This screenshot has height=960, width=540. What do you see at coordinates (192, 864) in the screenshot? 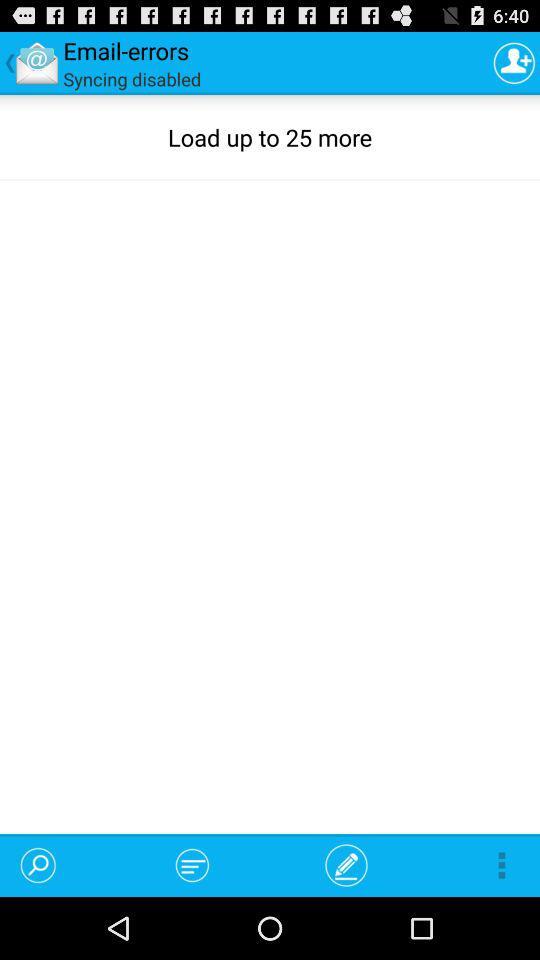
I see `item below the load up to` at bounding box center [192, 864].